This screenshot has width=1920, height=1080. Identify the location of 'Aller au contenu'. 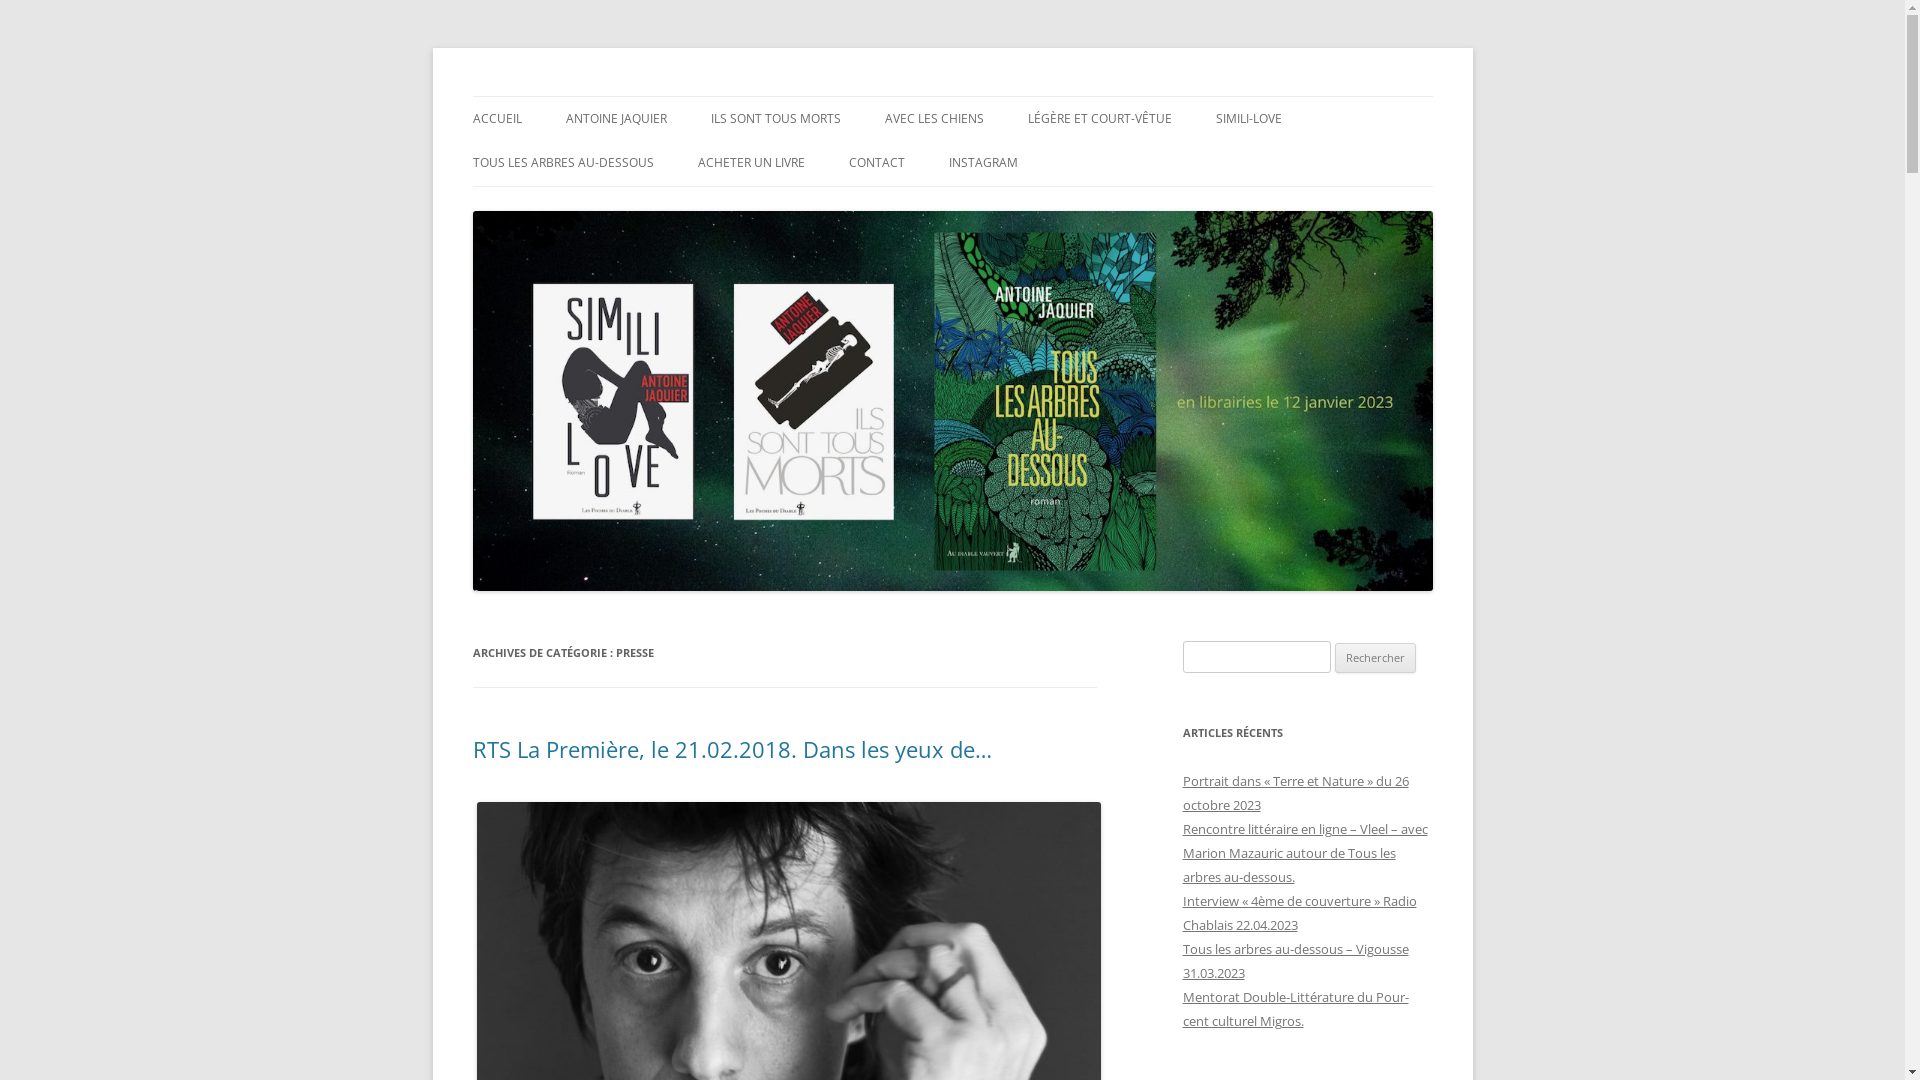
(951, 96).